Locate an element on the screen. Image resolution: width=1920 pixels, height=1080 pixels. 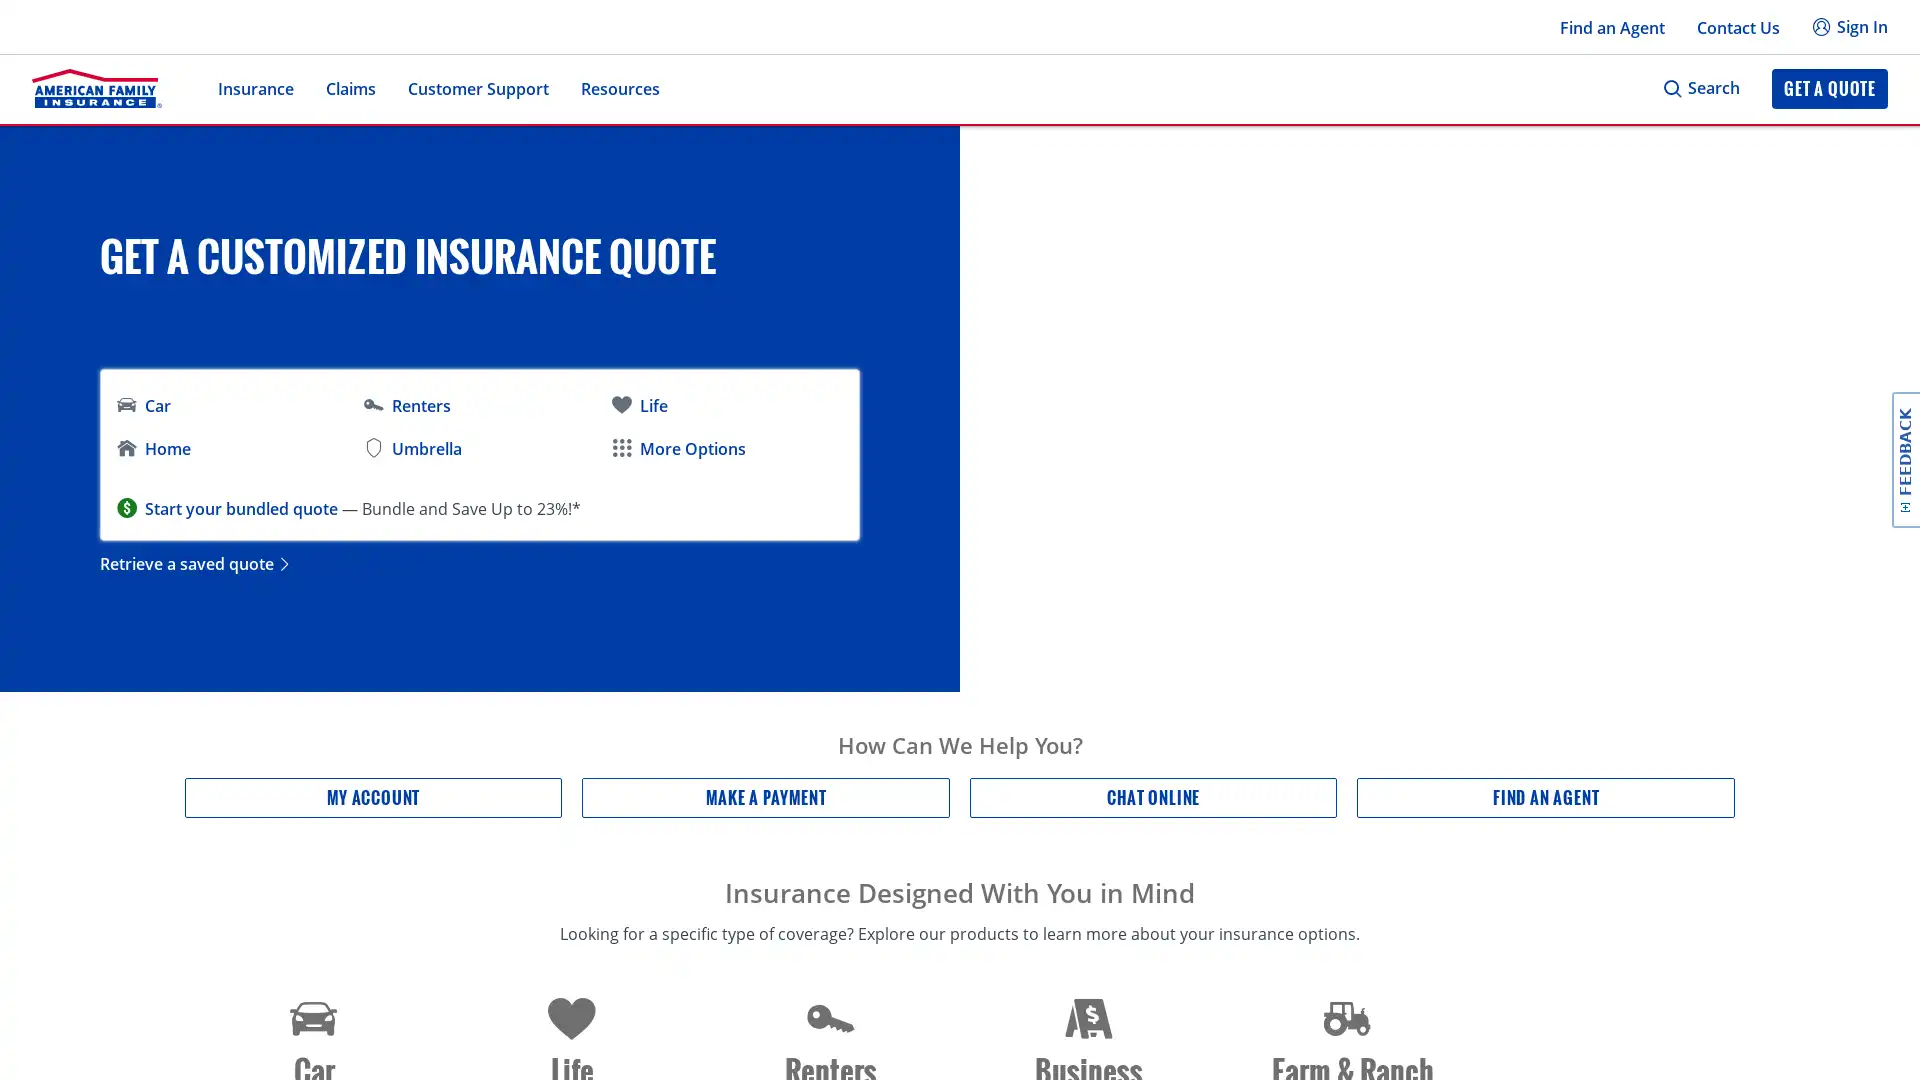
Sign In is located at coordinates (1848, 27).